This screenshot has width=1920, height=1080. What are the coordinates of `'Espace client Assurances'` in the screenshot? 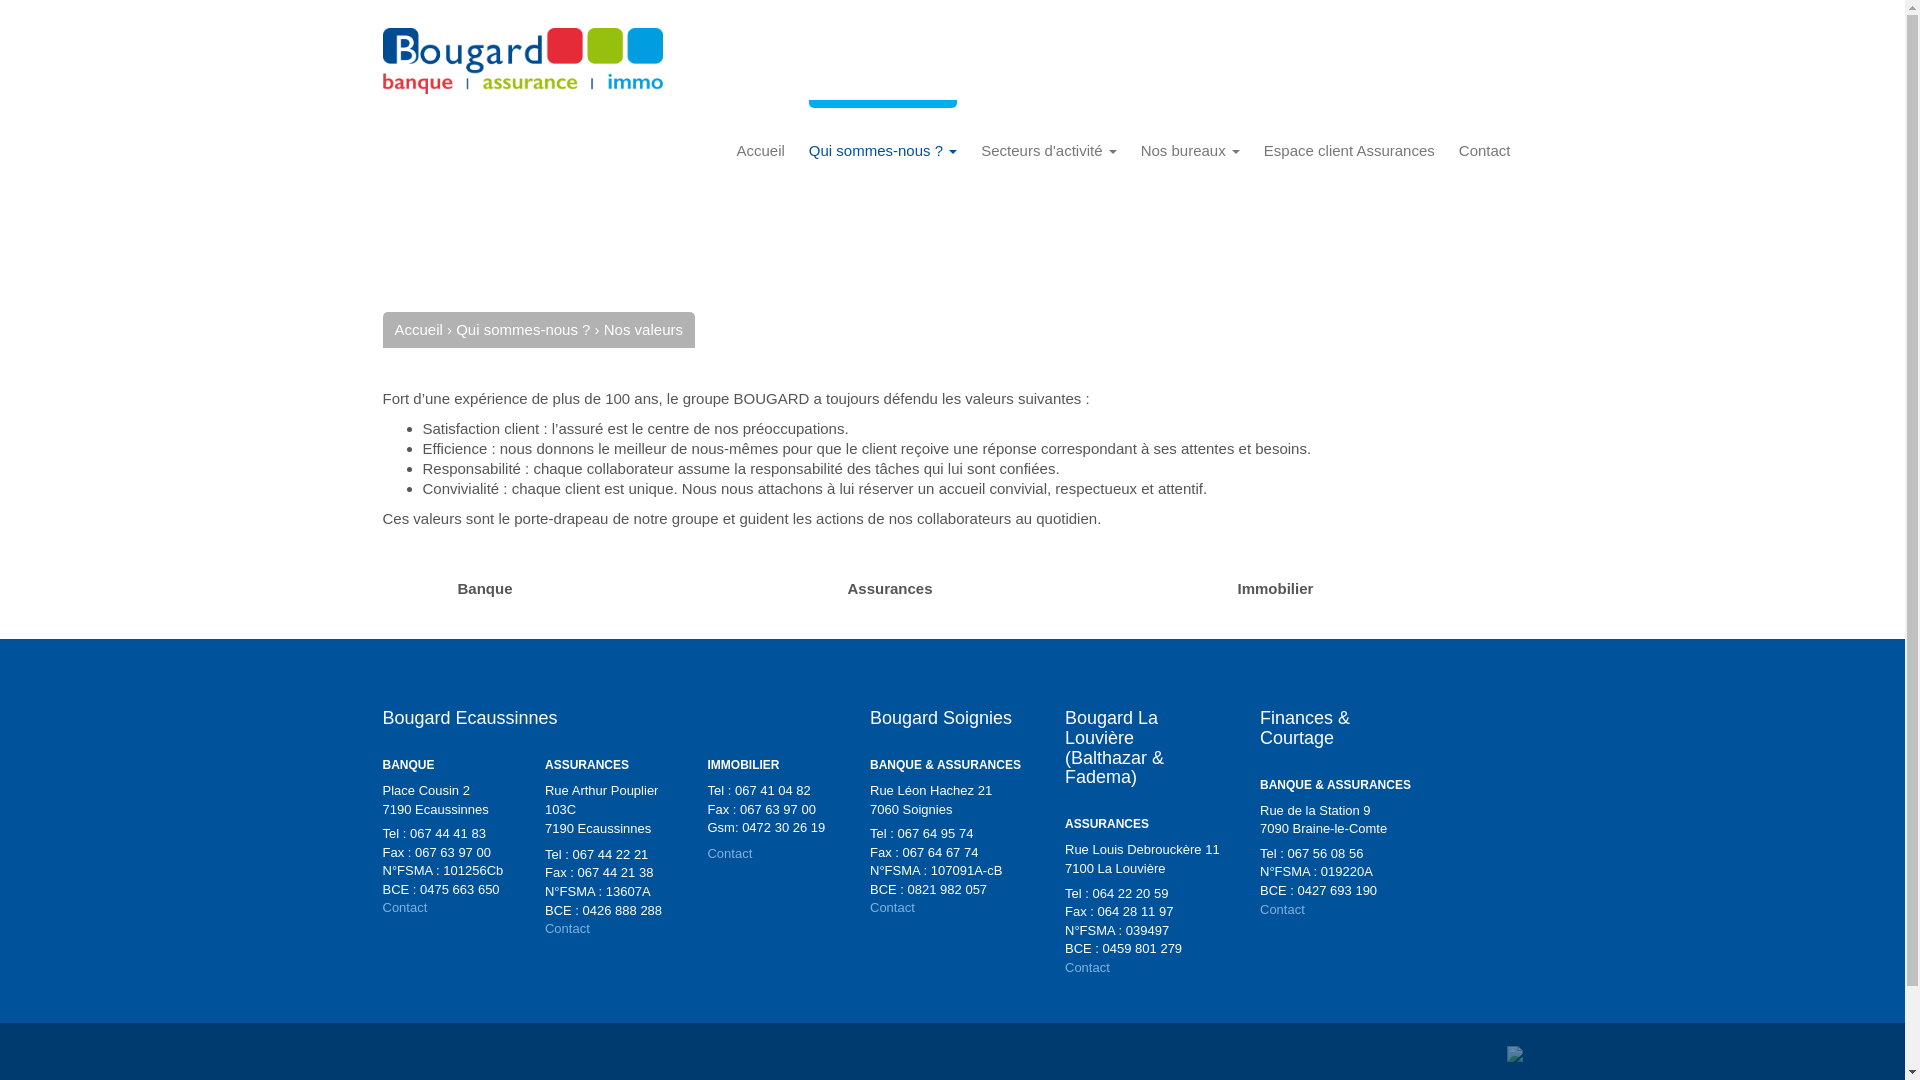 It's located at (1349, 149).